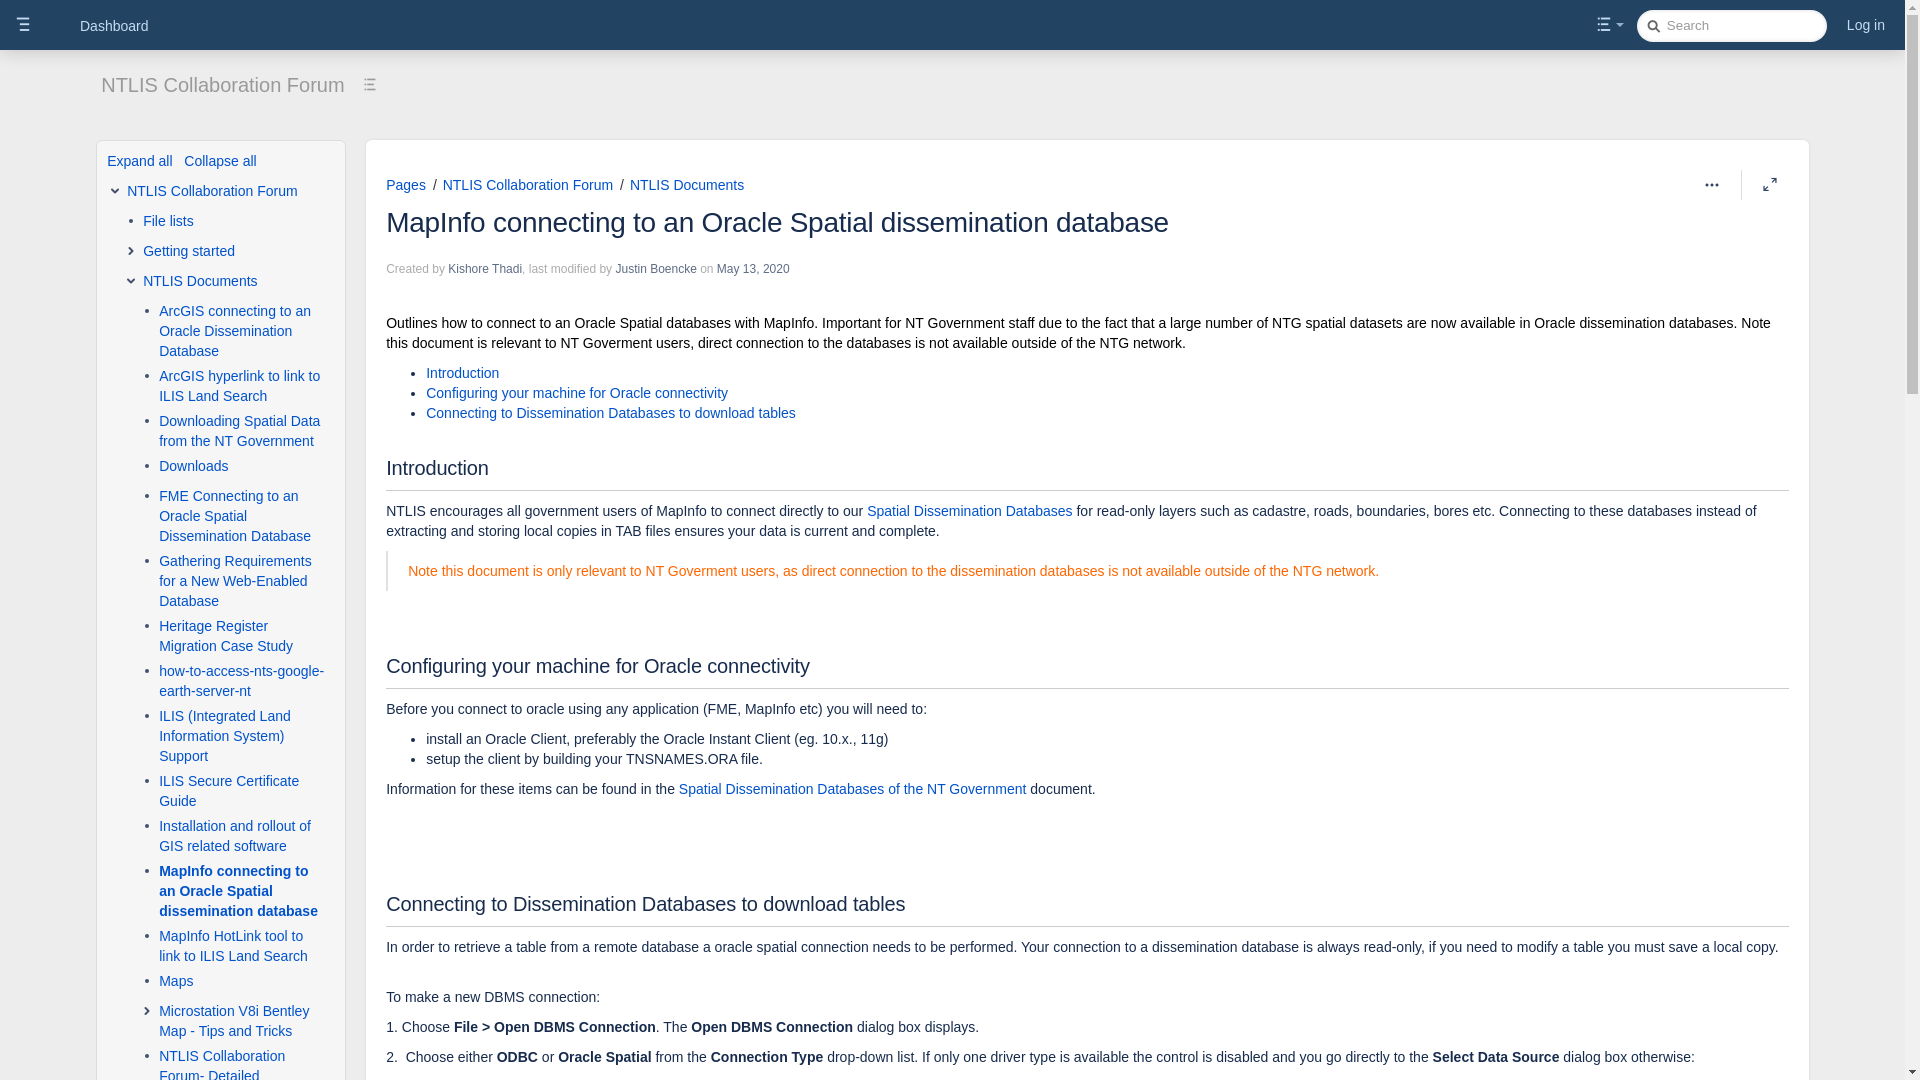 The width and height of the screenshot is (1920, 1080). I want to click on 'Kishore Thadi', so click(484, 268).